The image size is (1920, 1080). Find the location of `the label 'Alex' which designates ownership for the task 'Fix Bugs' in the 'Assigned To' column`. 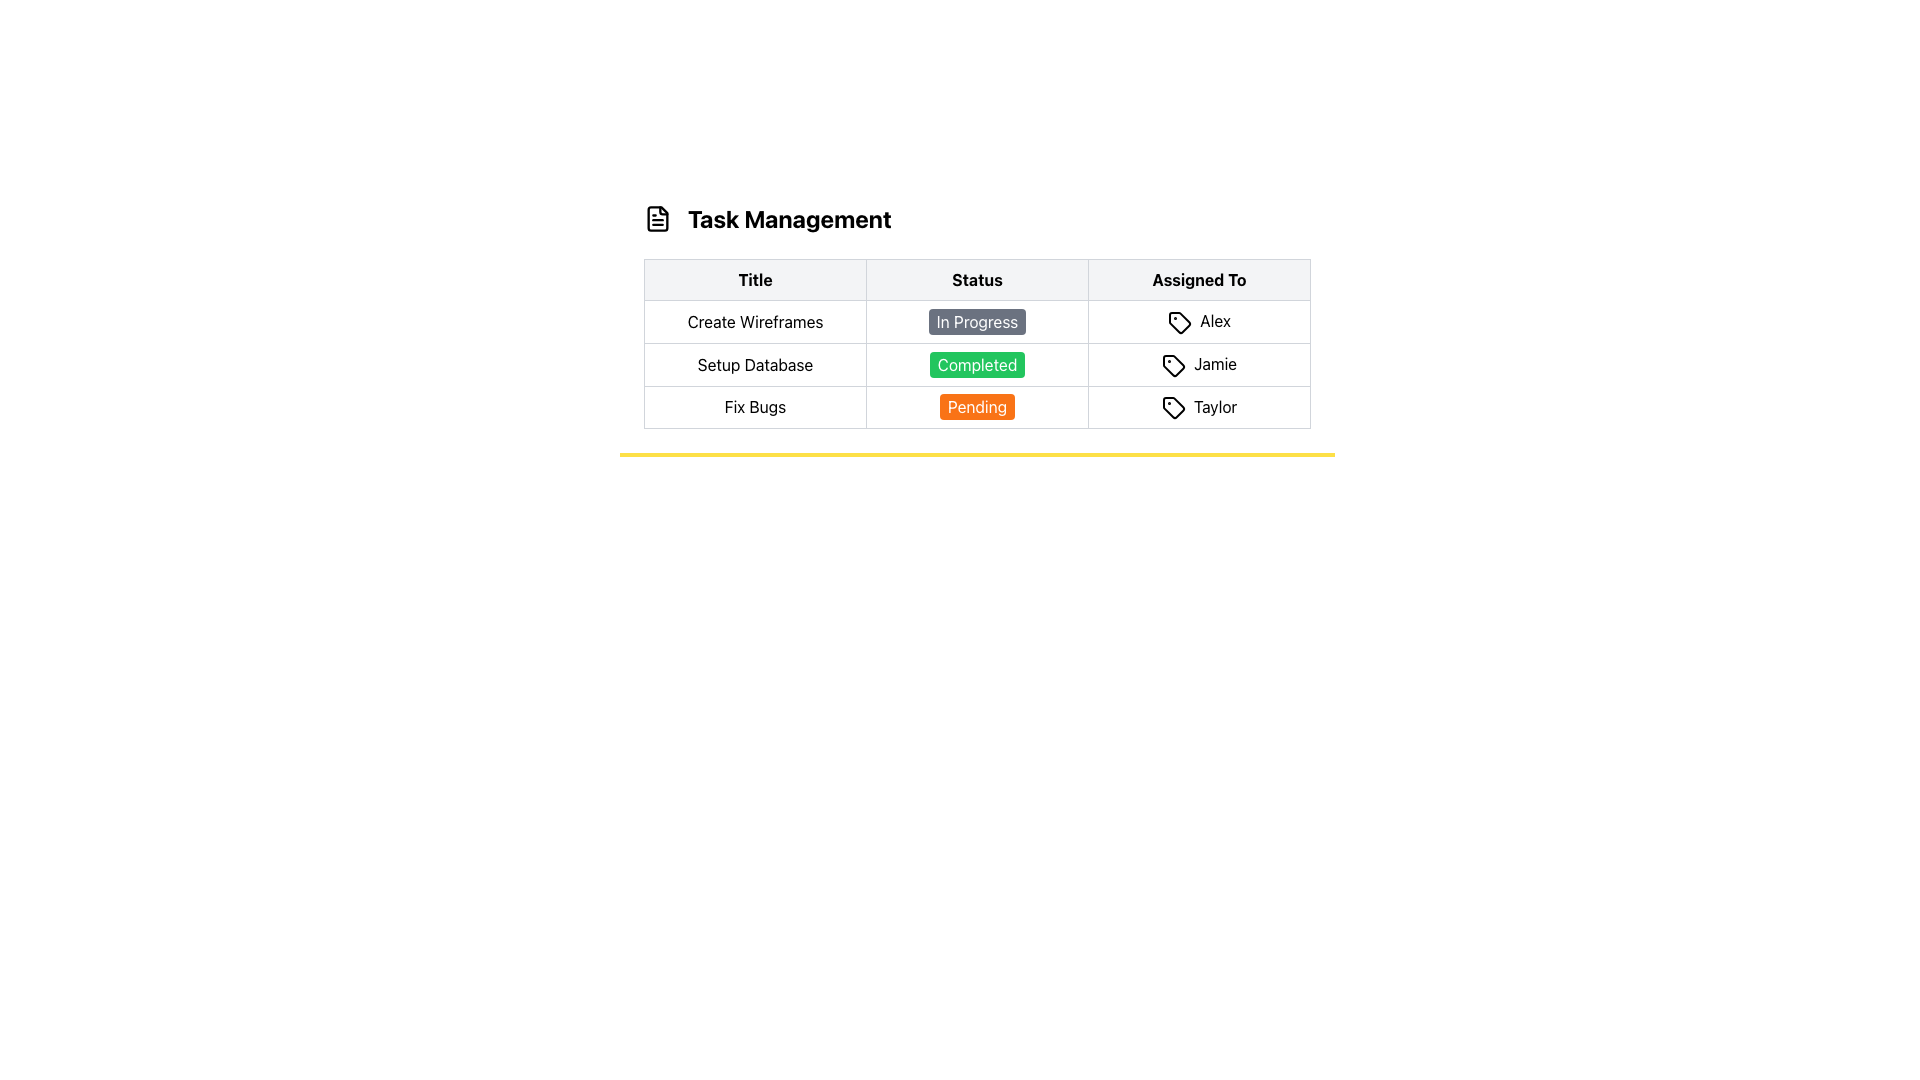

the label 'Alex' which designates ownership for the task 'Fix Bugs' in the 'Assigned To' column is located at coordinates (1199, 320).